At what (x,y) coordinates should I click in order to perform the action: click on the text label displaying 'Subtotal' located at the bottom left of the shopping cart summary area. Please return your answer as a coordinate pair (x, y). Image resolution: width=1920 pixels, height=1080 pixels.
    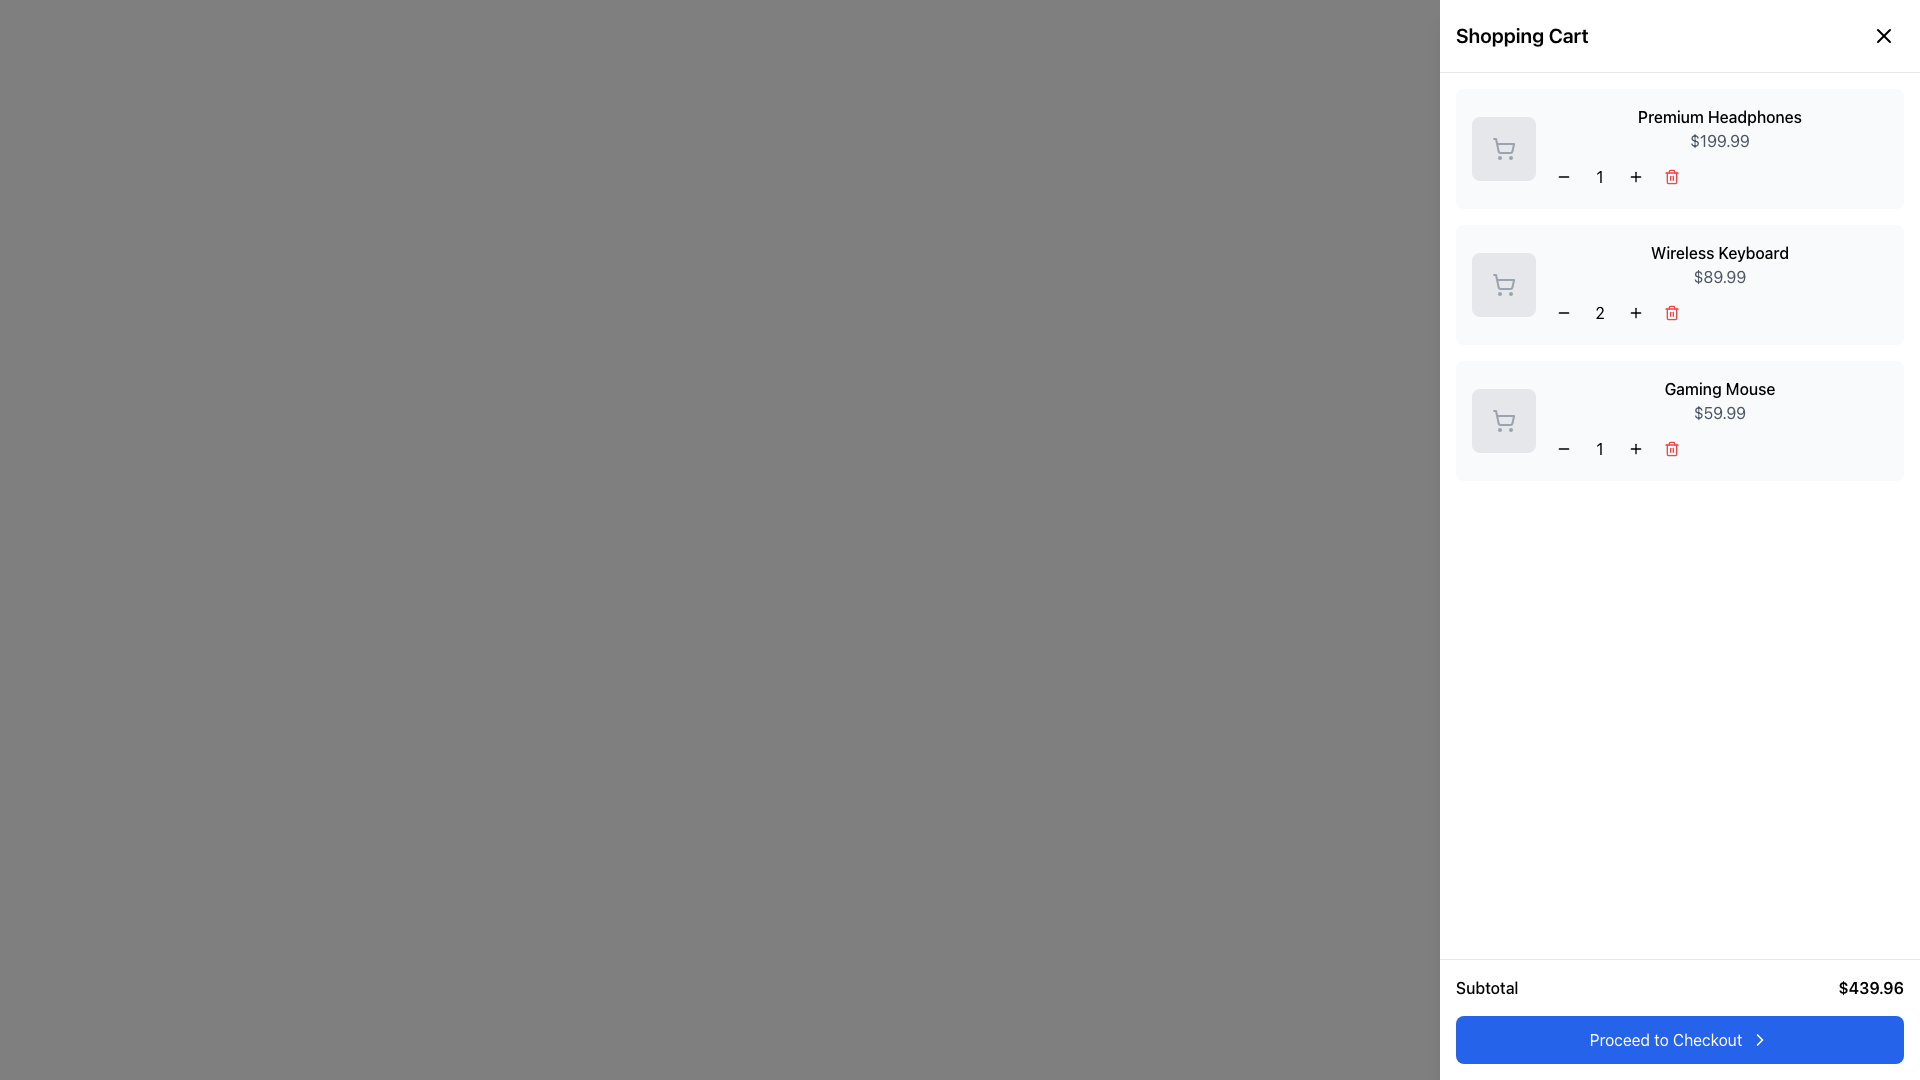
    Looking at the image, I should click on (1487, 986).